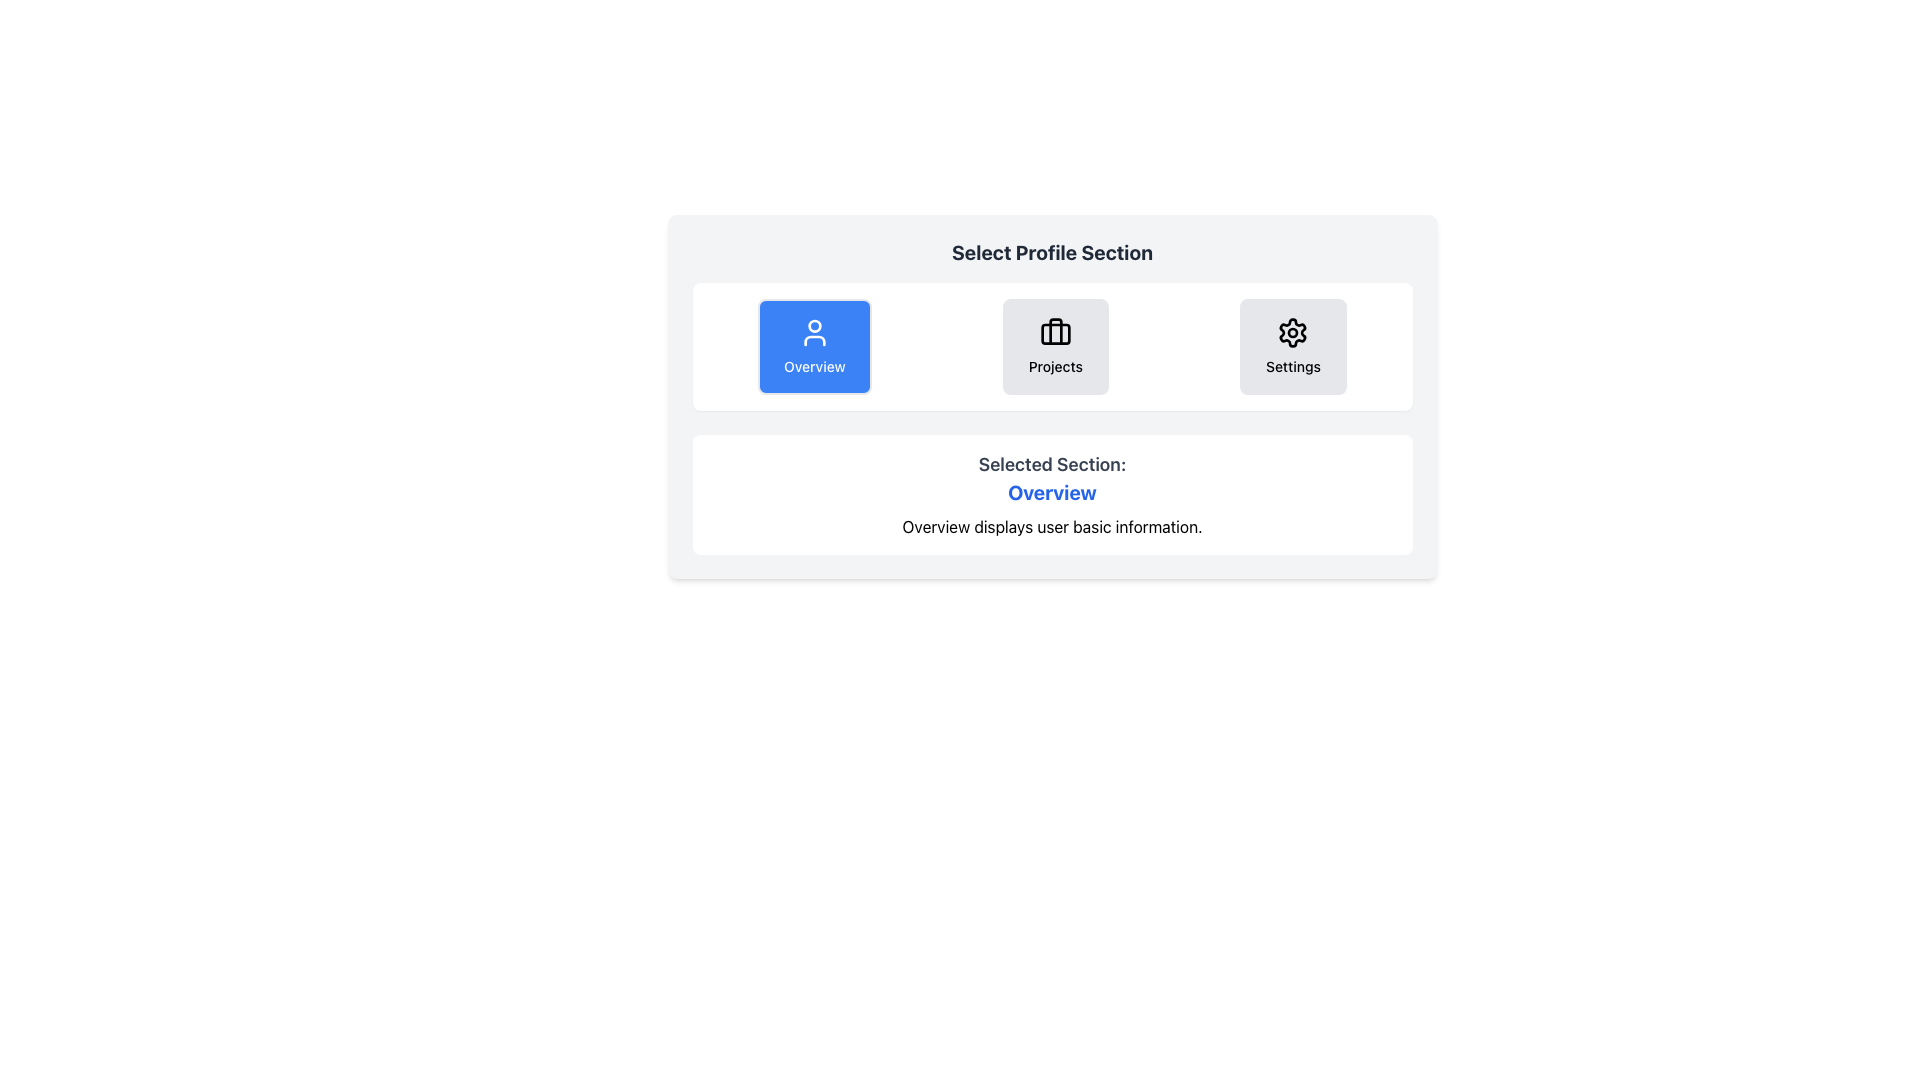  I want to click on the gear icon located in the 'Settings' box, so click(1293, 331).